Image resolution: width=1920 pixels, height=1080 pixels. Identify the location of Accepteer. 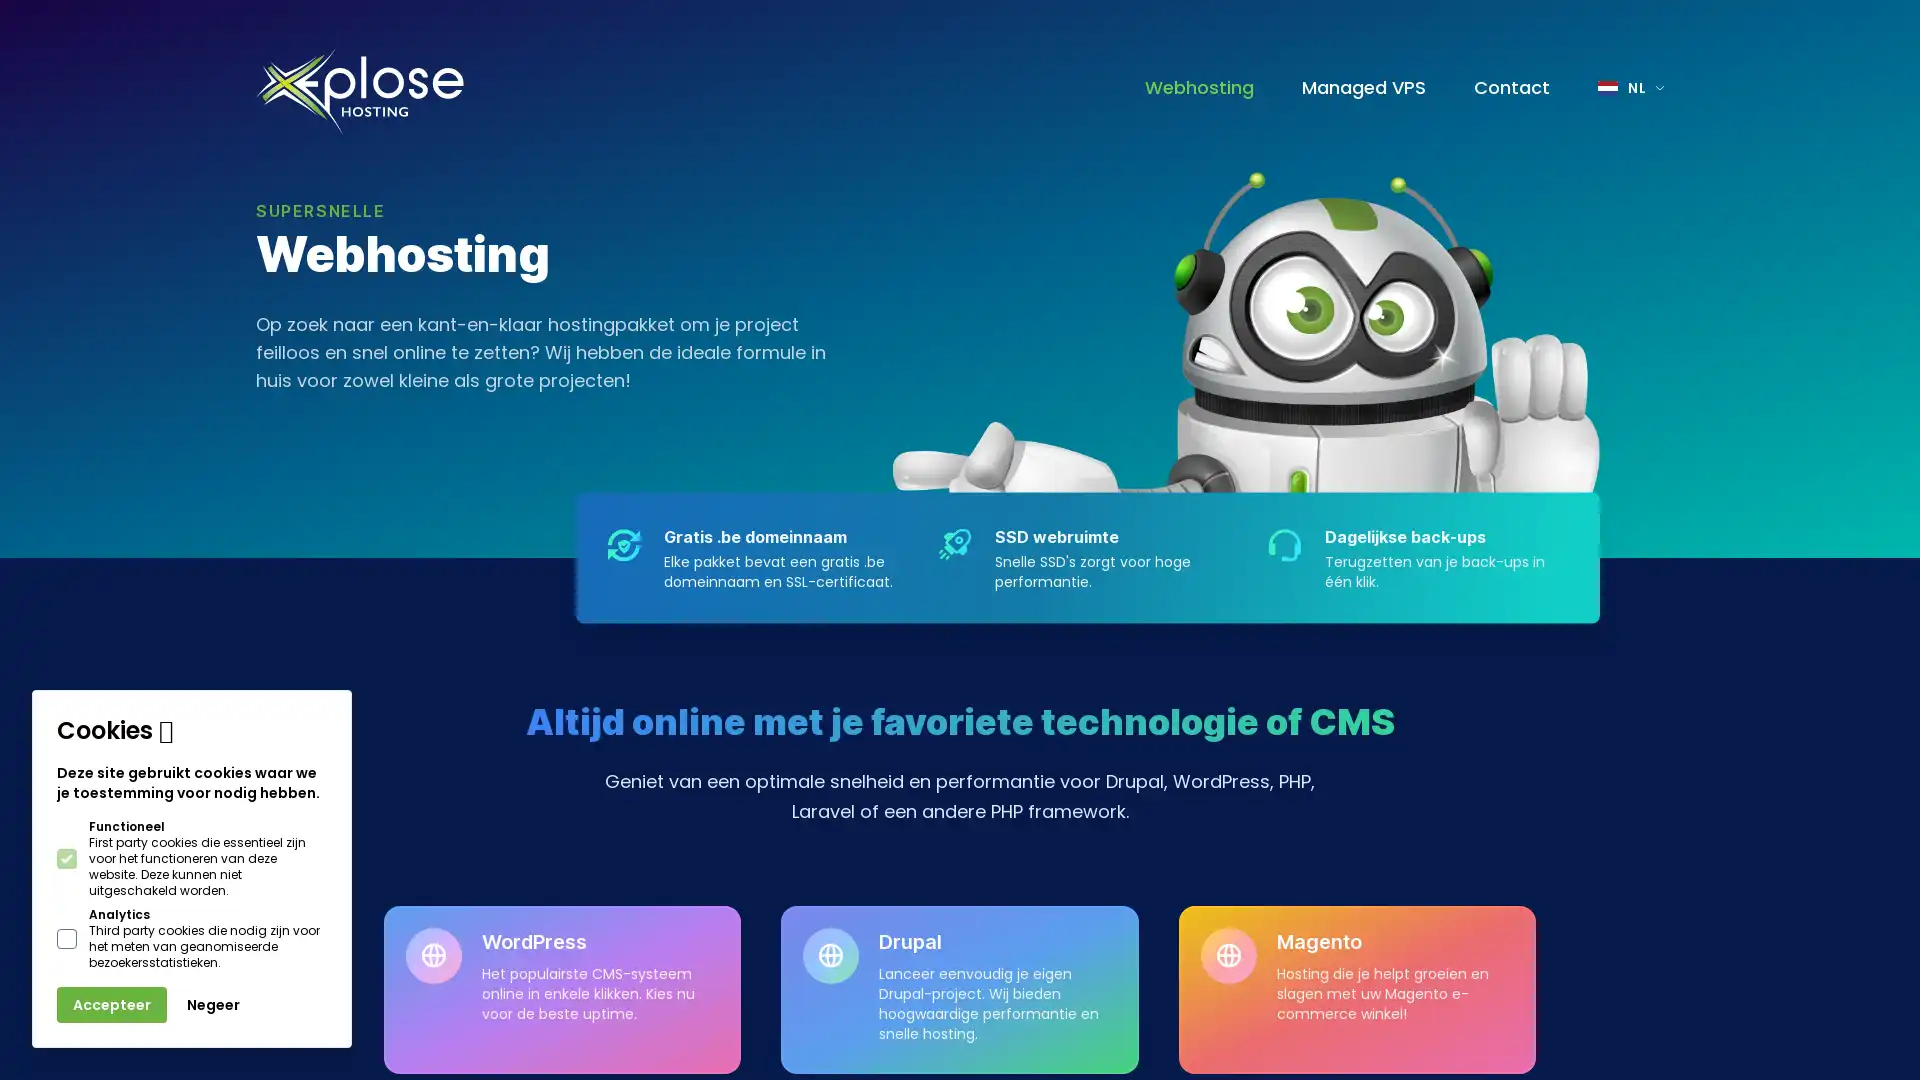
(110, 1005).